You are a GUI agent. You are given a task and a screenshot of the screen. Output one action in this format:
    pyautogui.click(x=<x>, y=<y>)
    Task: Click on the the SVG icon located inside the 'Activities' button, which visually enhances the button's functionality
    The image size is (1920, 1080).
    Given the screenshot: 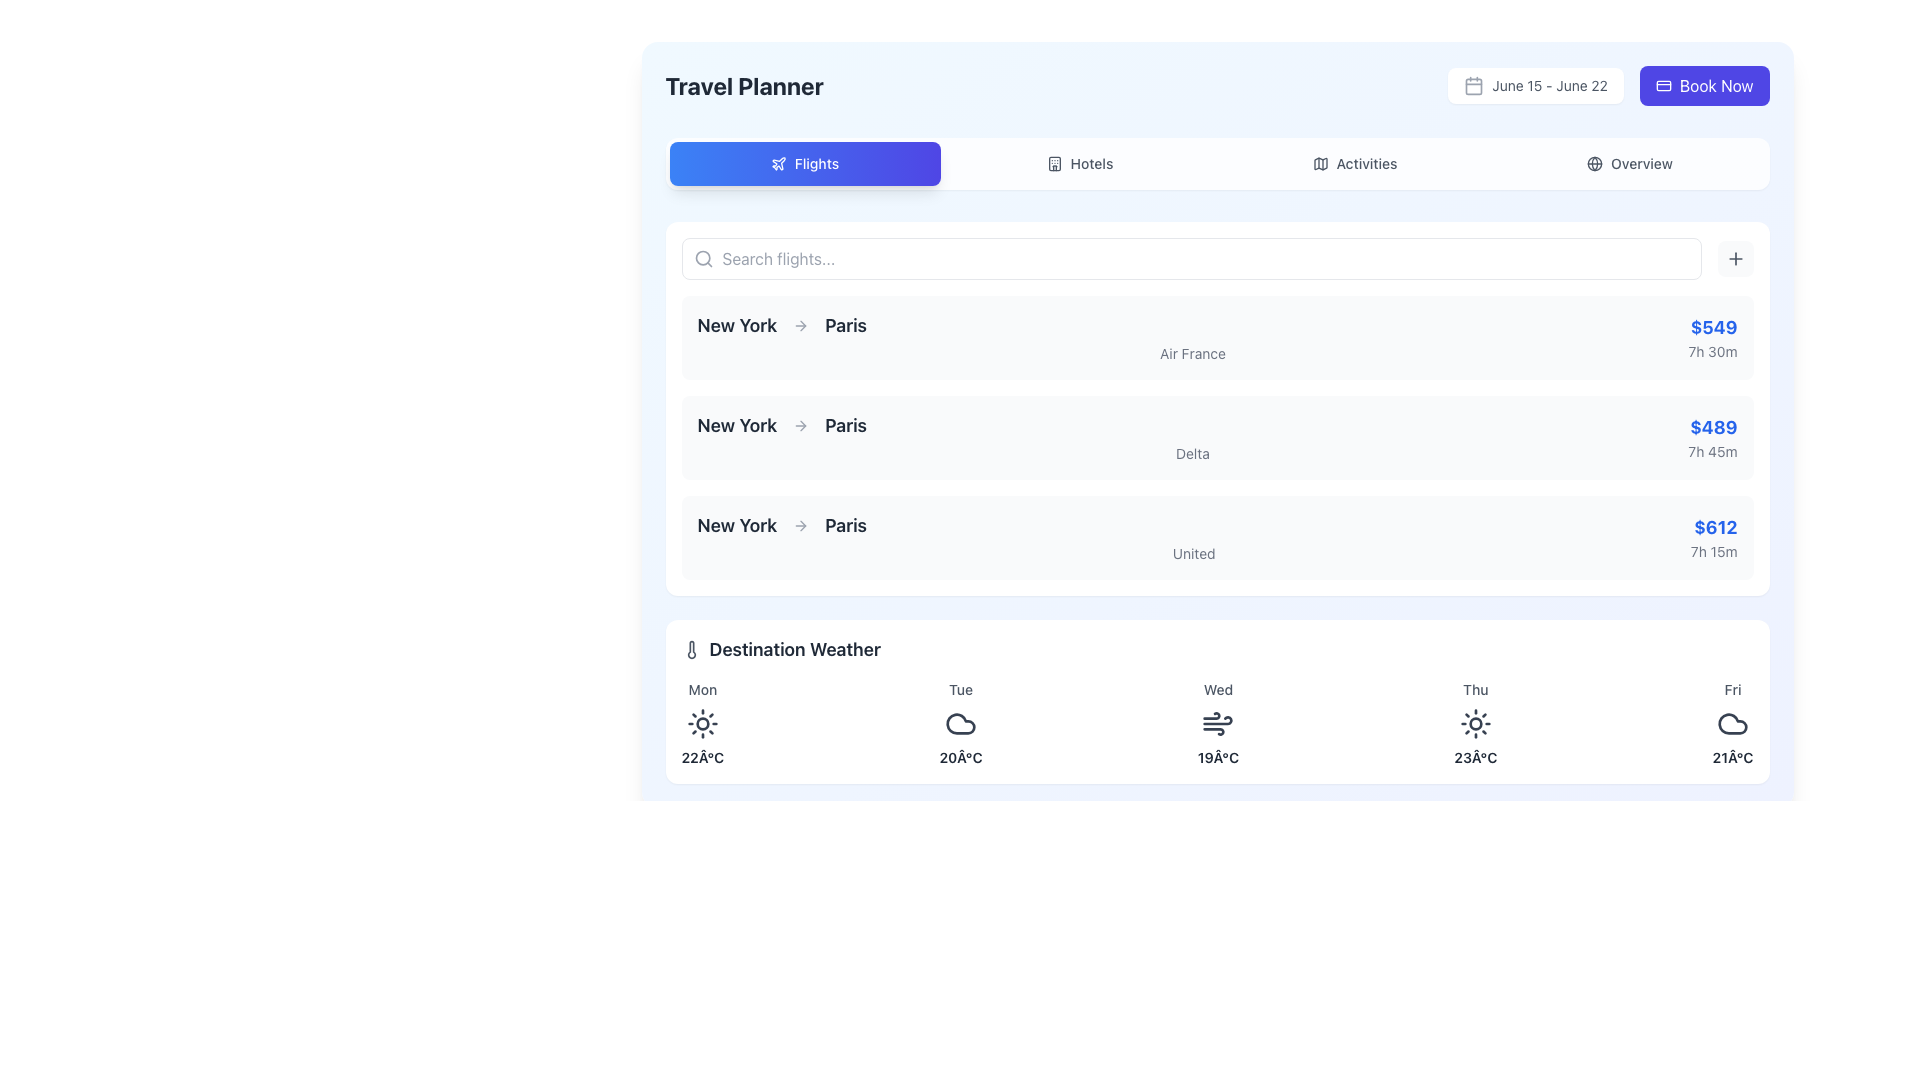 What is the action you would take?
    pyautogui.click(x=1320, y=163)
    